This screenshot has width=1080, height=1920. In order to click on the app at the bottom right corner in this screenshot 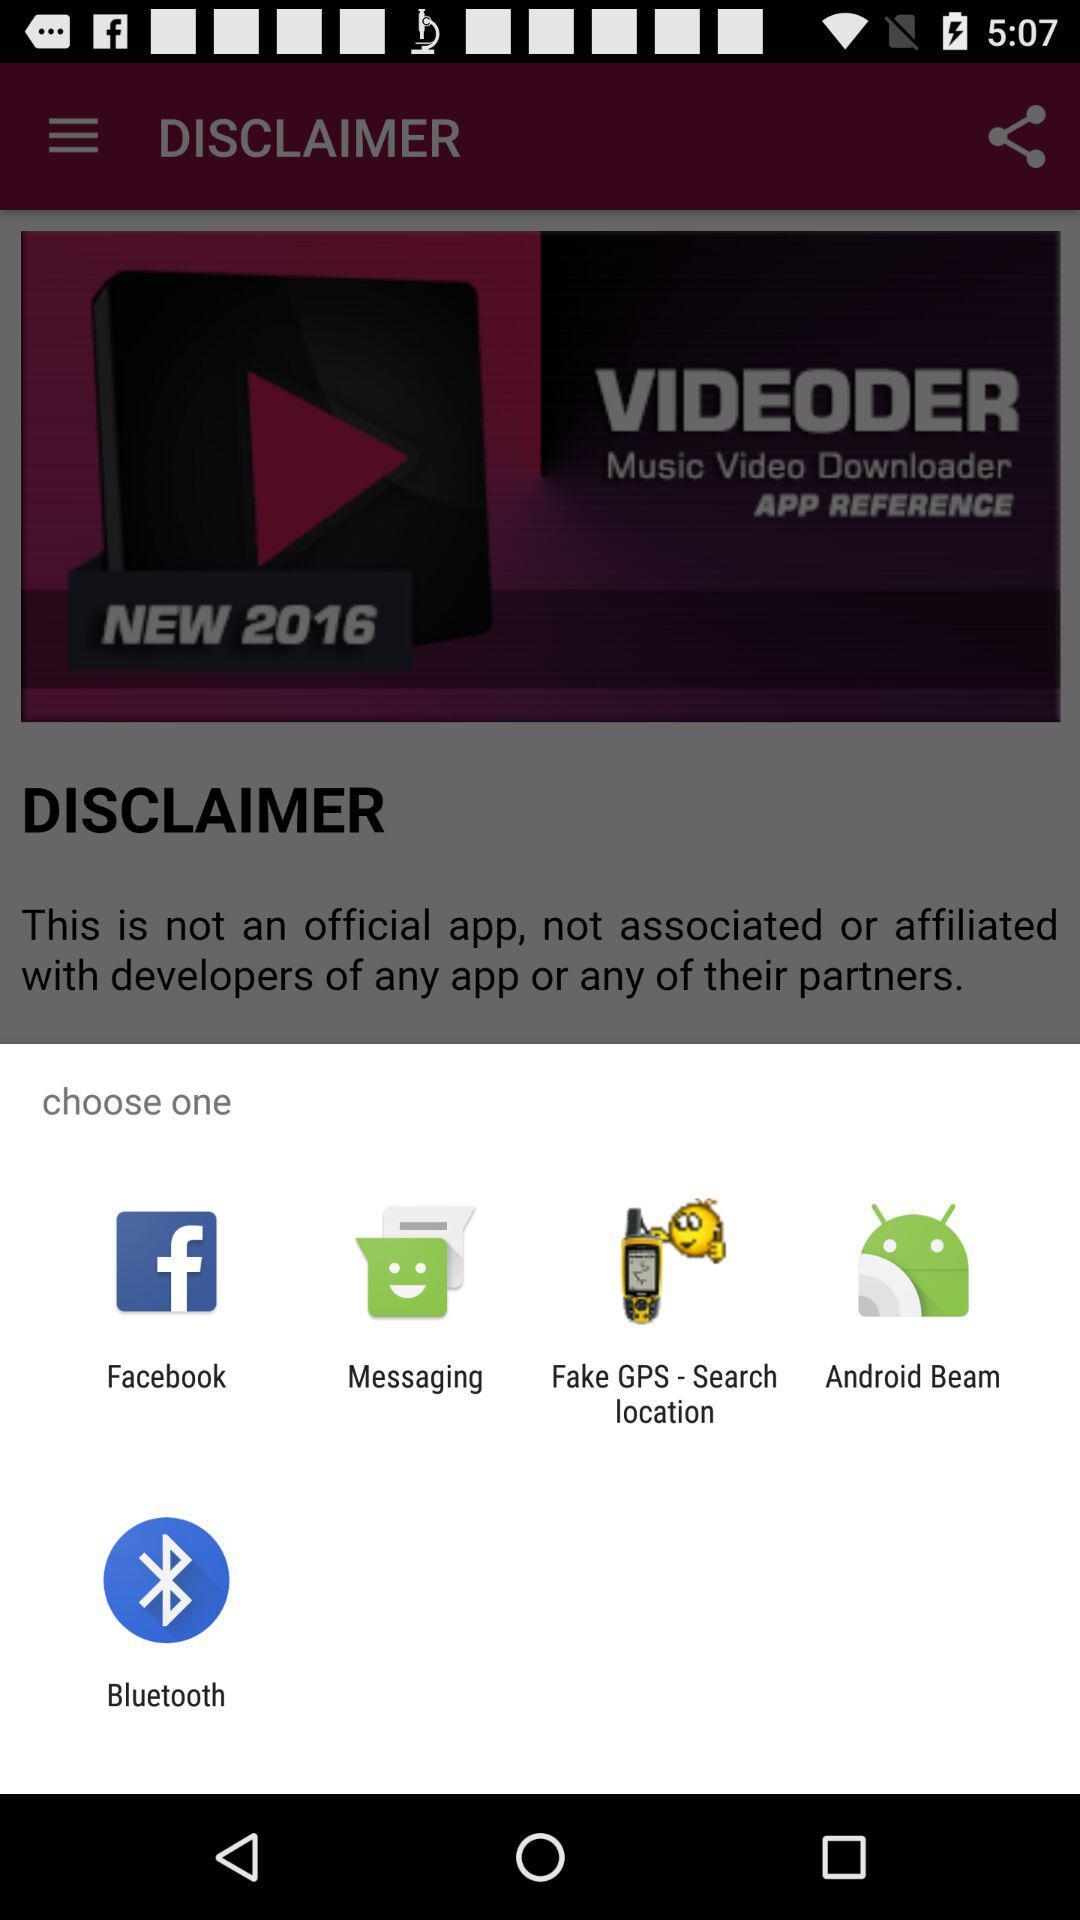, I will do `click(913, 1392)`.